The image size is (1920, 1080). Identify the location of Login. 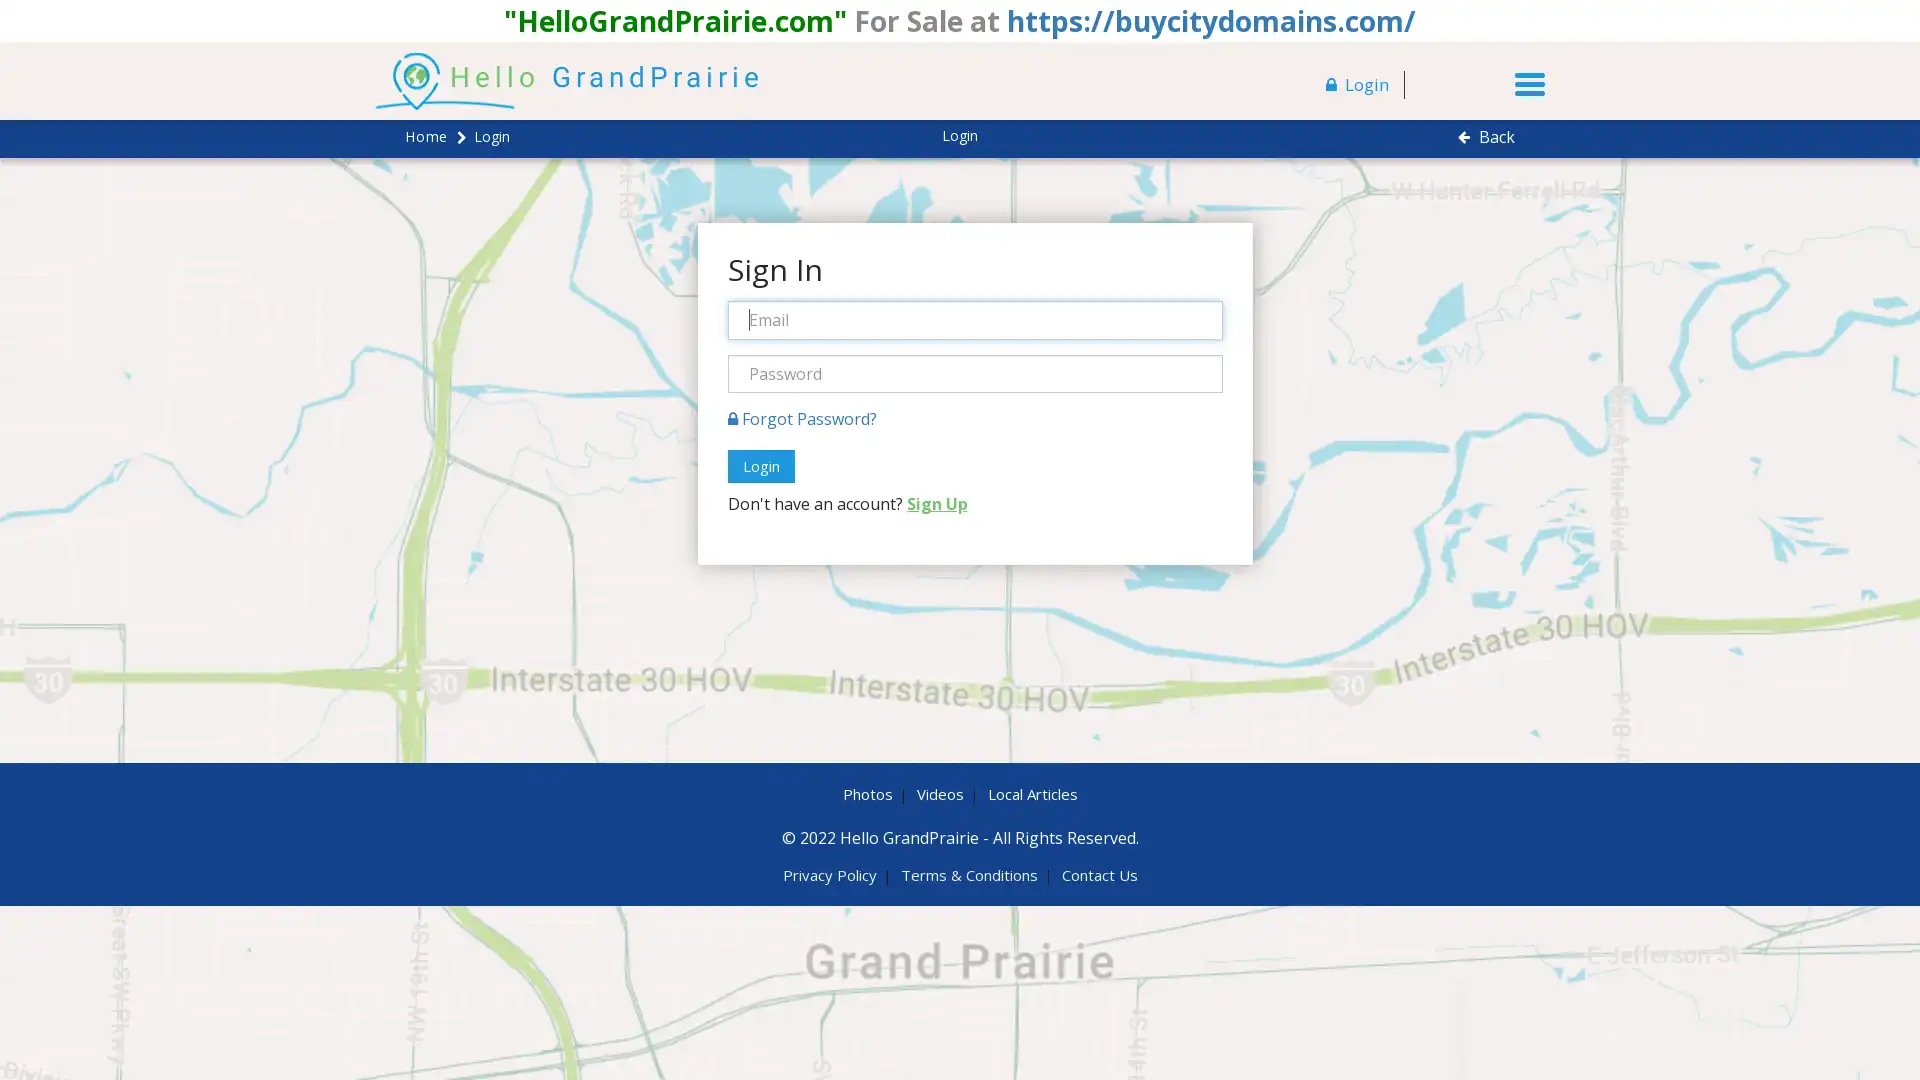
(759, 466).